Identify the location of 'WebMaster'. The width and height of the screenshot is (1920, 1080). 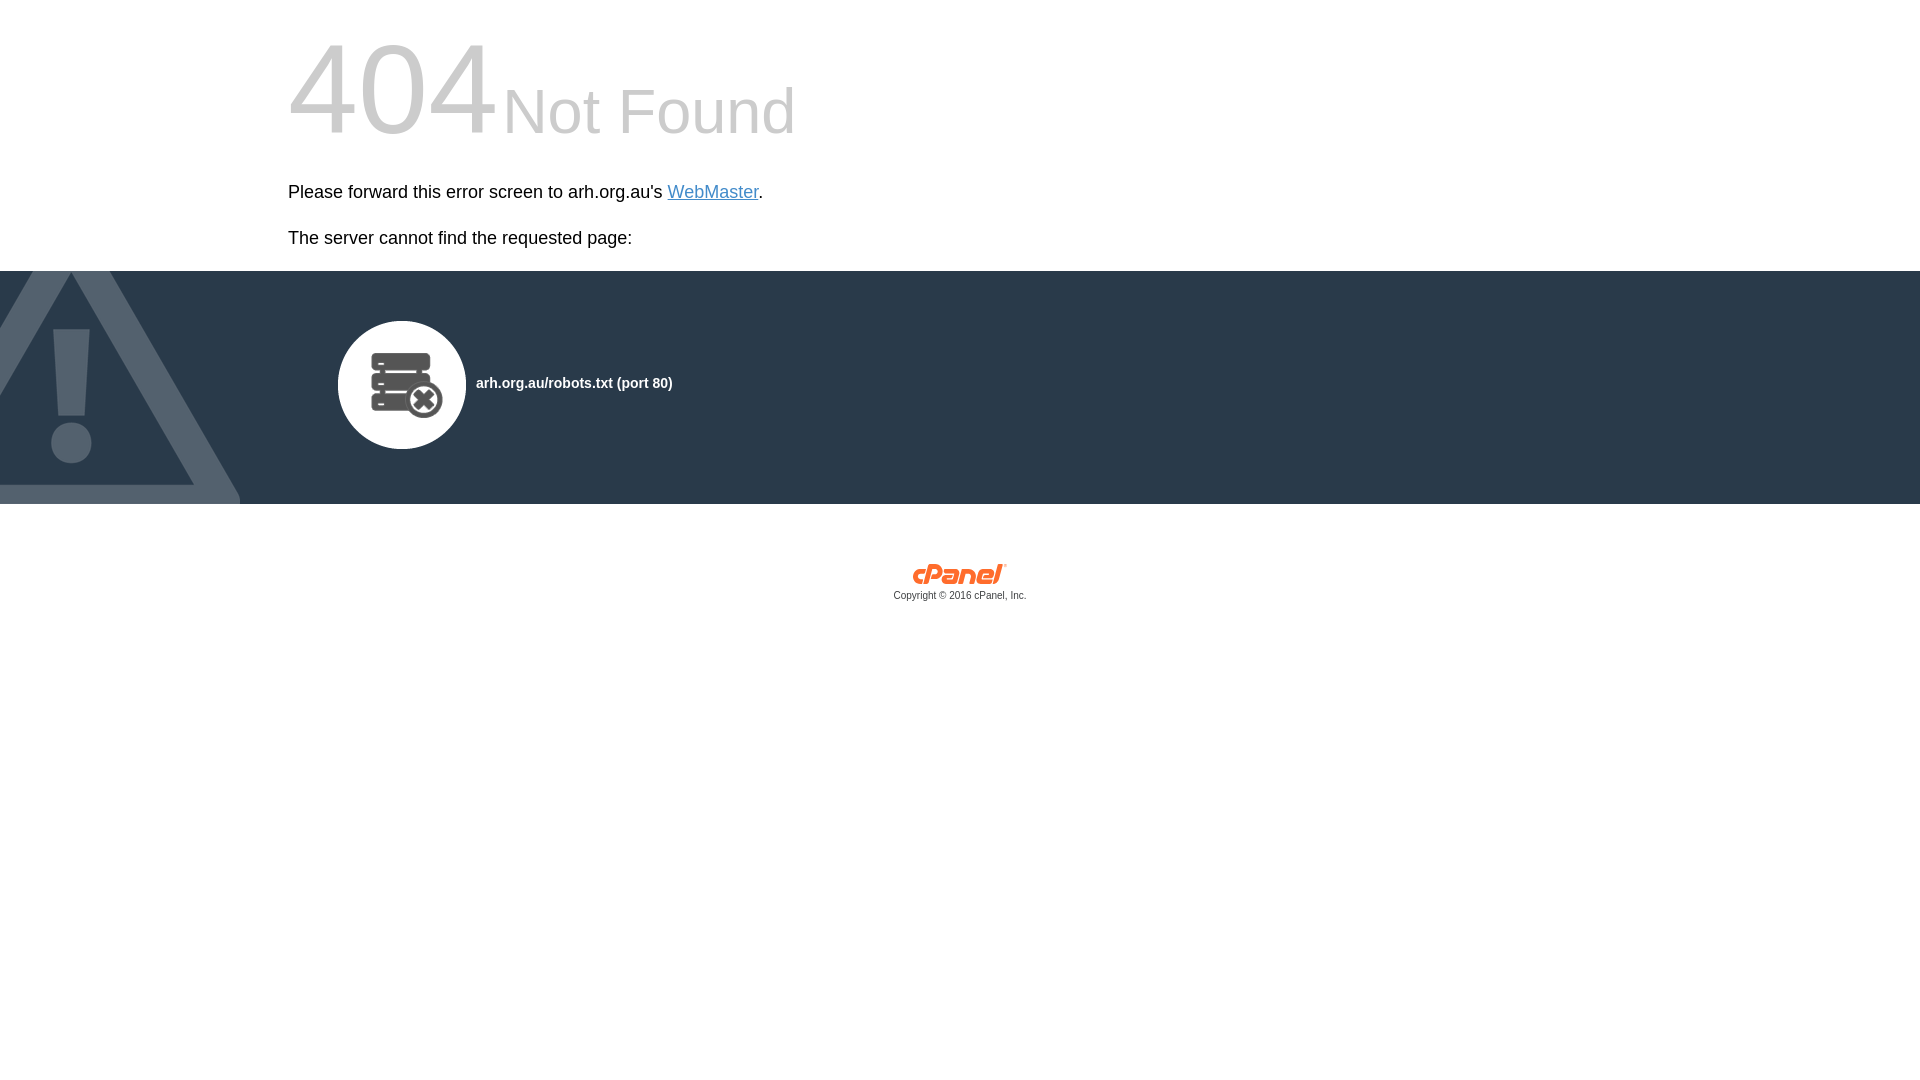
(713, 192).